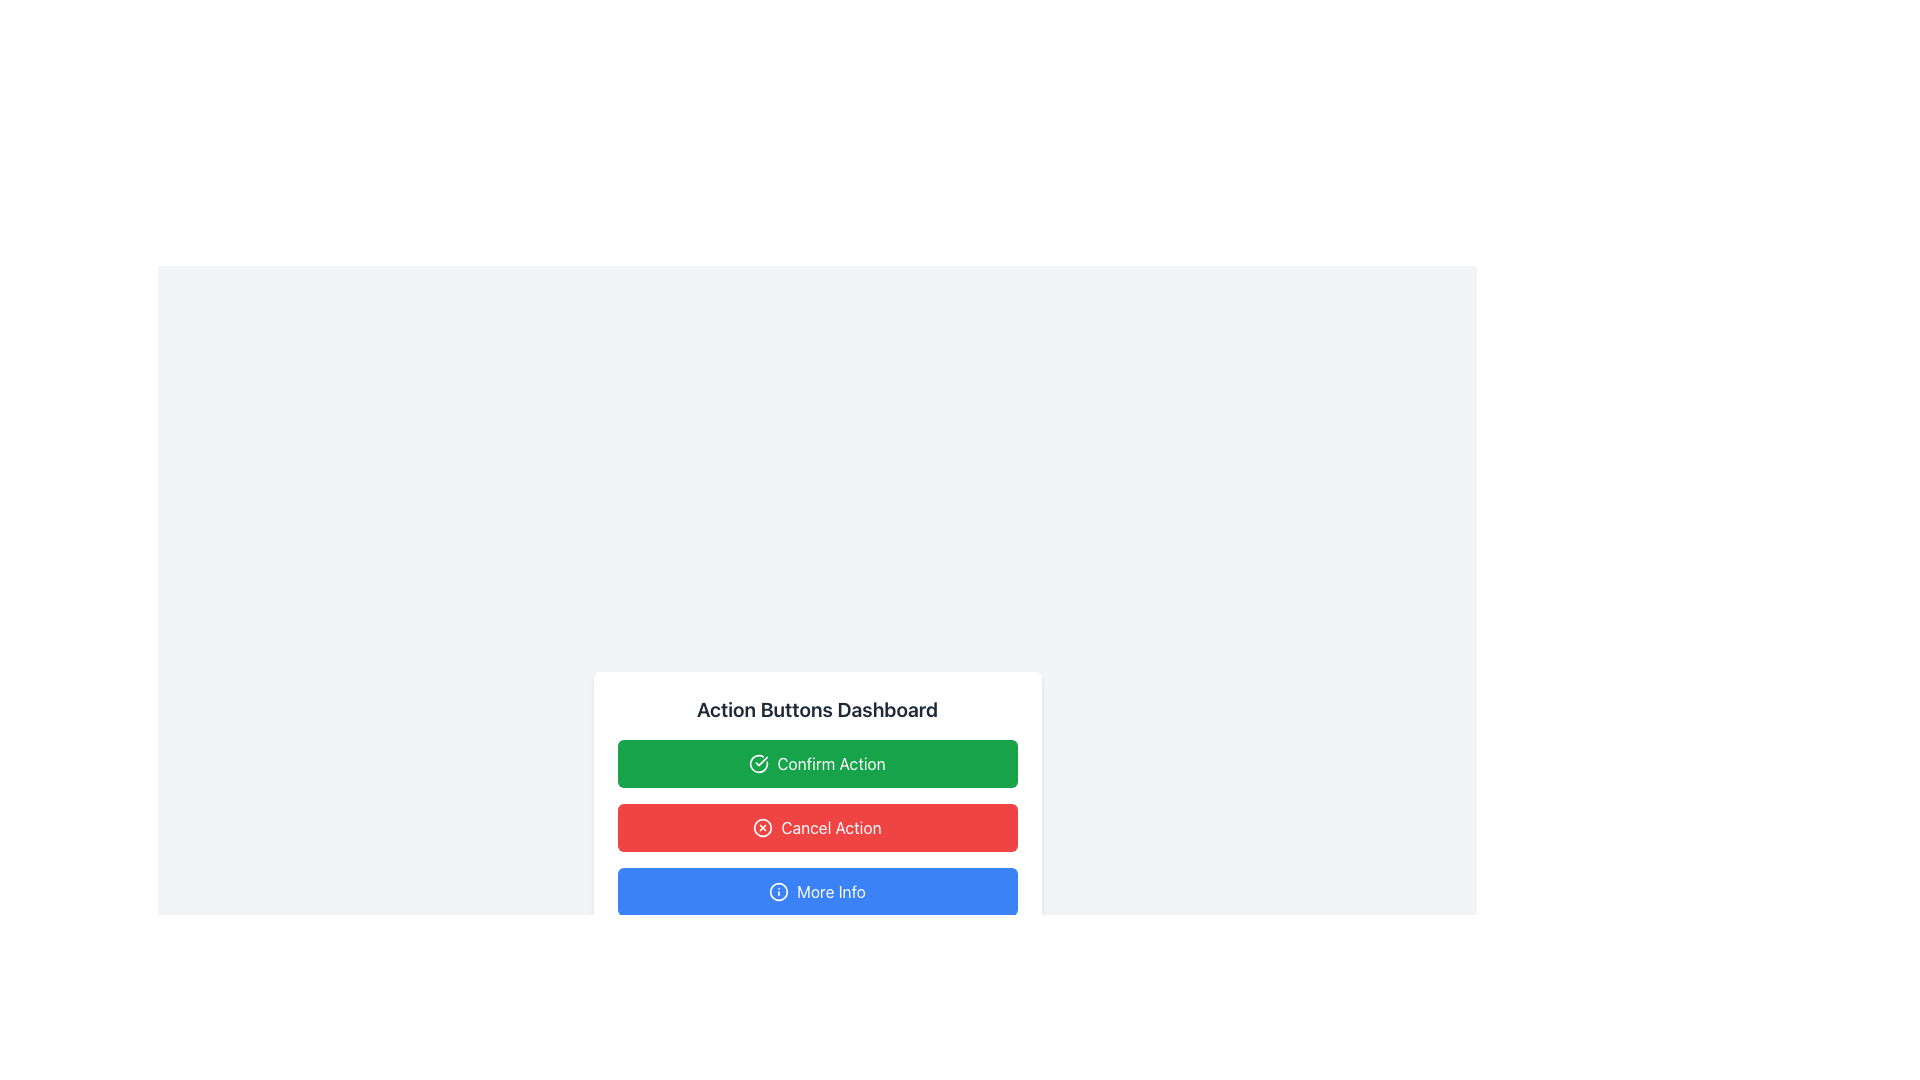 This screenshot has width=1920, height=1080. Describe the element at coordinates (831, 890) in the screenshot. I see `text label providing a description for the 'More Info' button, located within the blue button at the bottom of the button group beneath 'Action Buttons Dashboard'` at that location.